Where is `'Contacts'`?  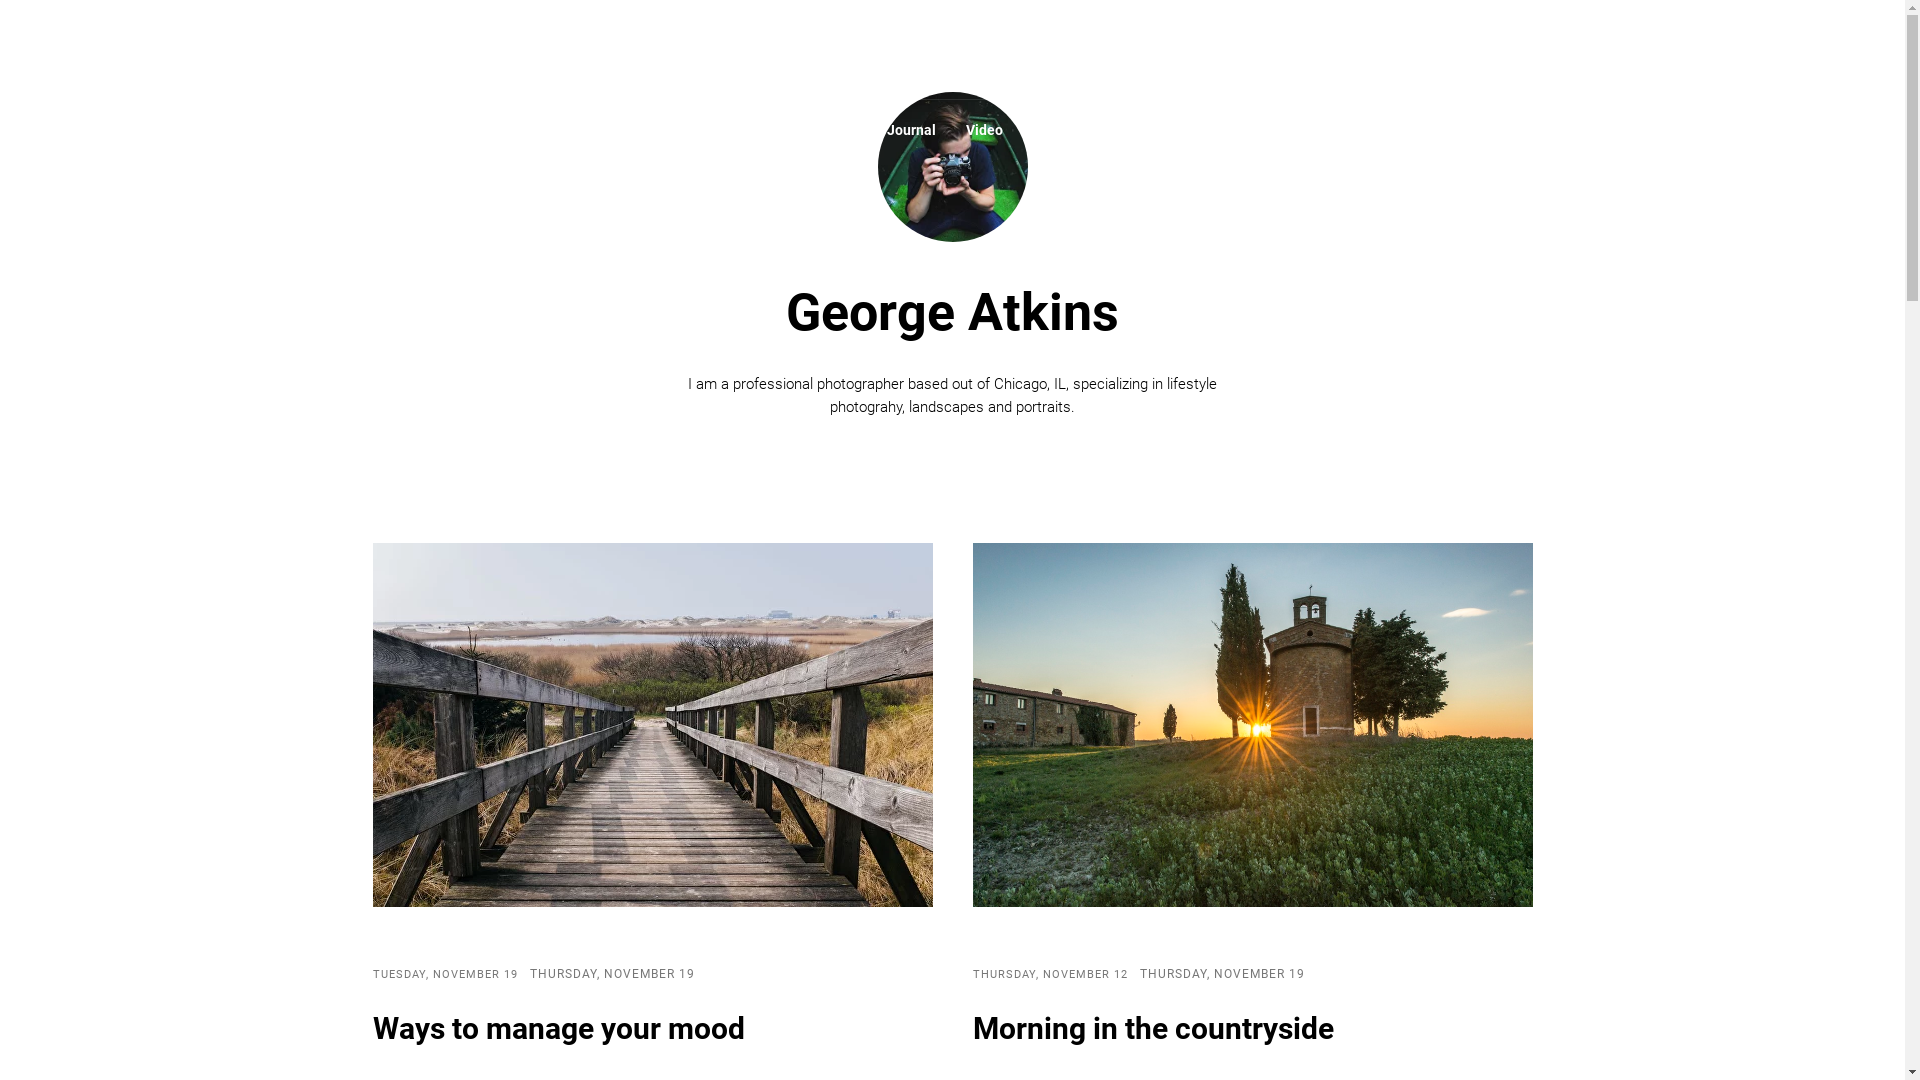 'Contacts' is located at coordinates (1120, 130).